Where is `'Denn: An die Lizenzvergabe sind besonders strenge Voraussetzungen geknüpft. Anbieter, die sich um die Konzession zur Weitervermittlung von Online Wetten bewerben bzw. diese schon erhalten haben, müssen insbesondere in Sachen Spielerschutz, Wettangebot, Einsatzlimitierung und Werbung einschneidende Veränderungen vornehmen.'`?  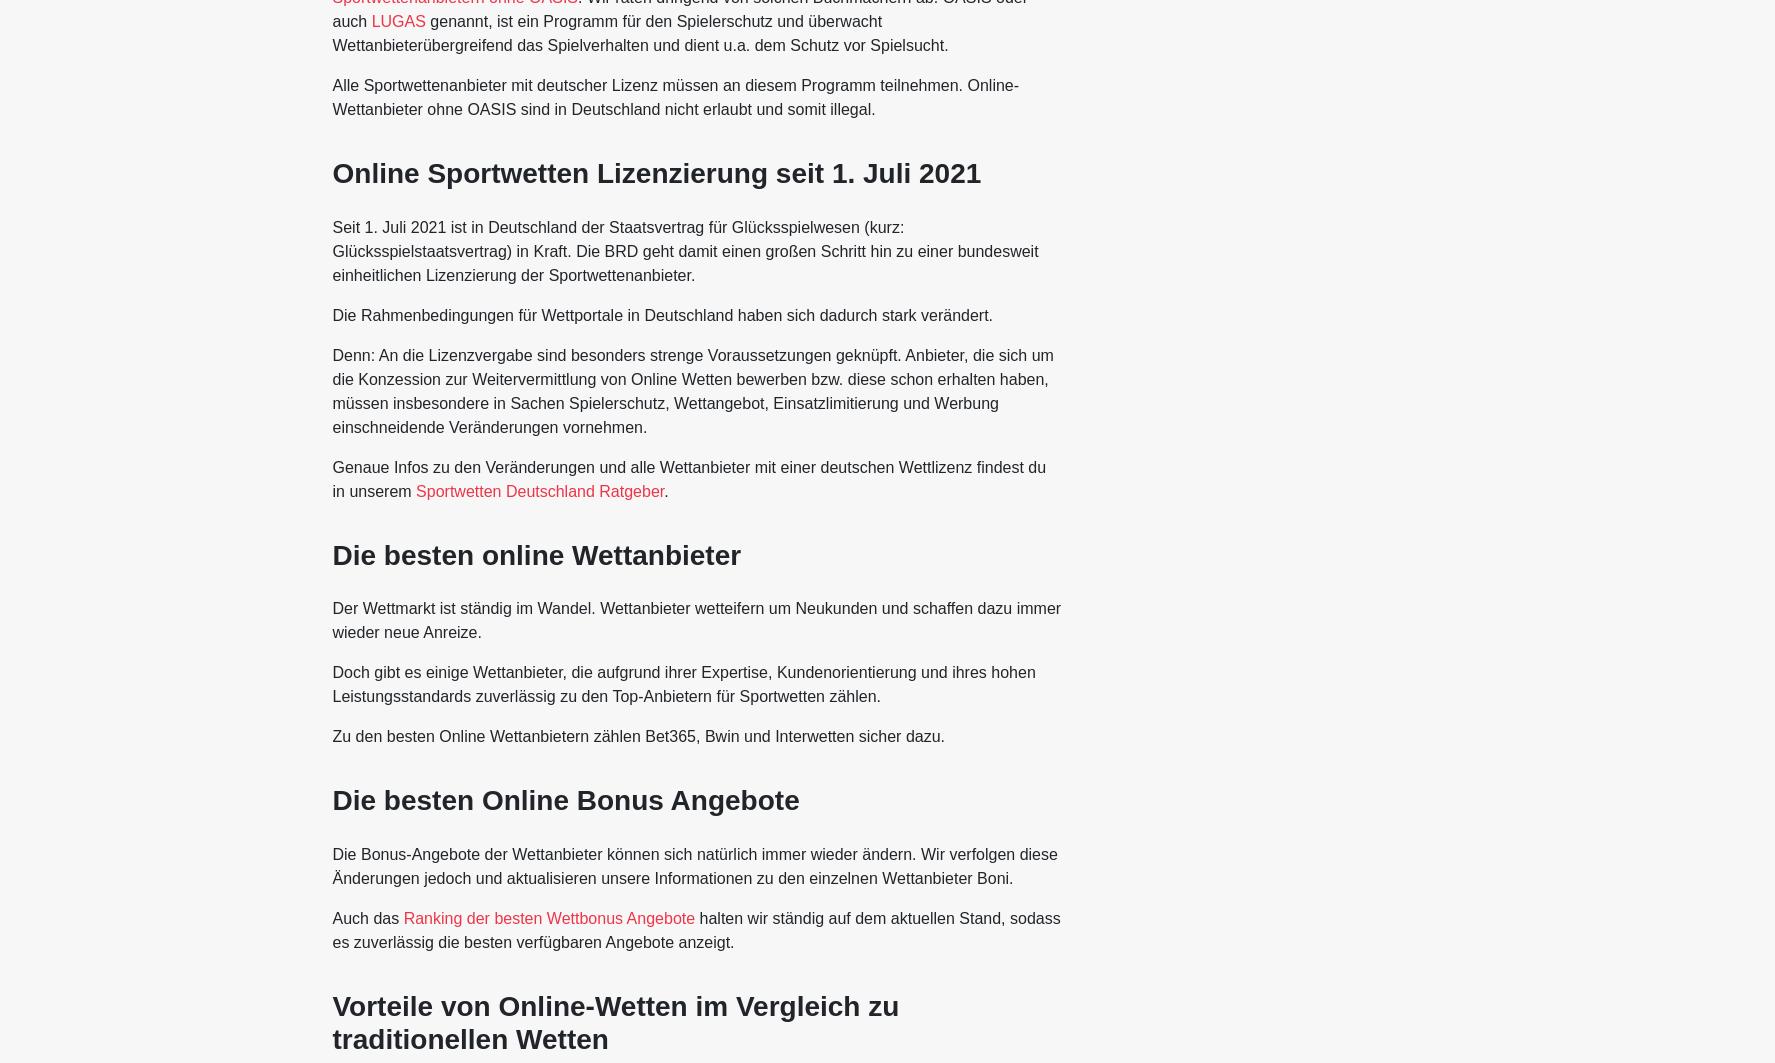
'Denn: An die Lizenzvergabe sind besonders strenge Voraussetzungen geknüpft. Anbieter, die sich um die Konzession zur Weitervermittlung von Online Wetten bewerben bzw. diese schon erhalten haben, müssen insbesondere in Sachen Spielerschutz, Wettangebot, Einsatzlimitierung und Werbung einschneidende Veränderungen vornehmen.' is located at coordinates (691, 390).